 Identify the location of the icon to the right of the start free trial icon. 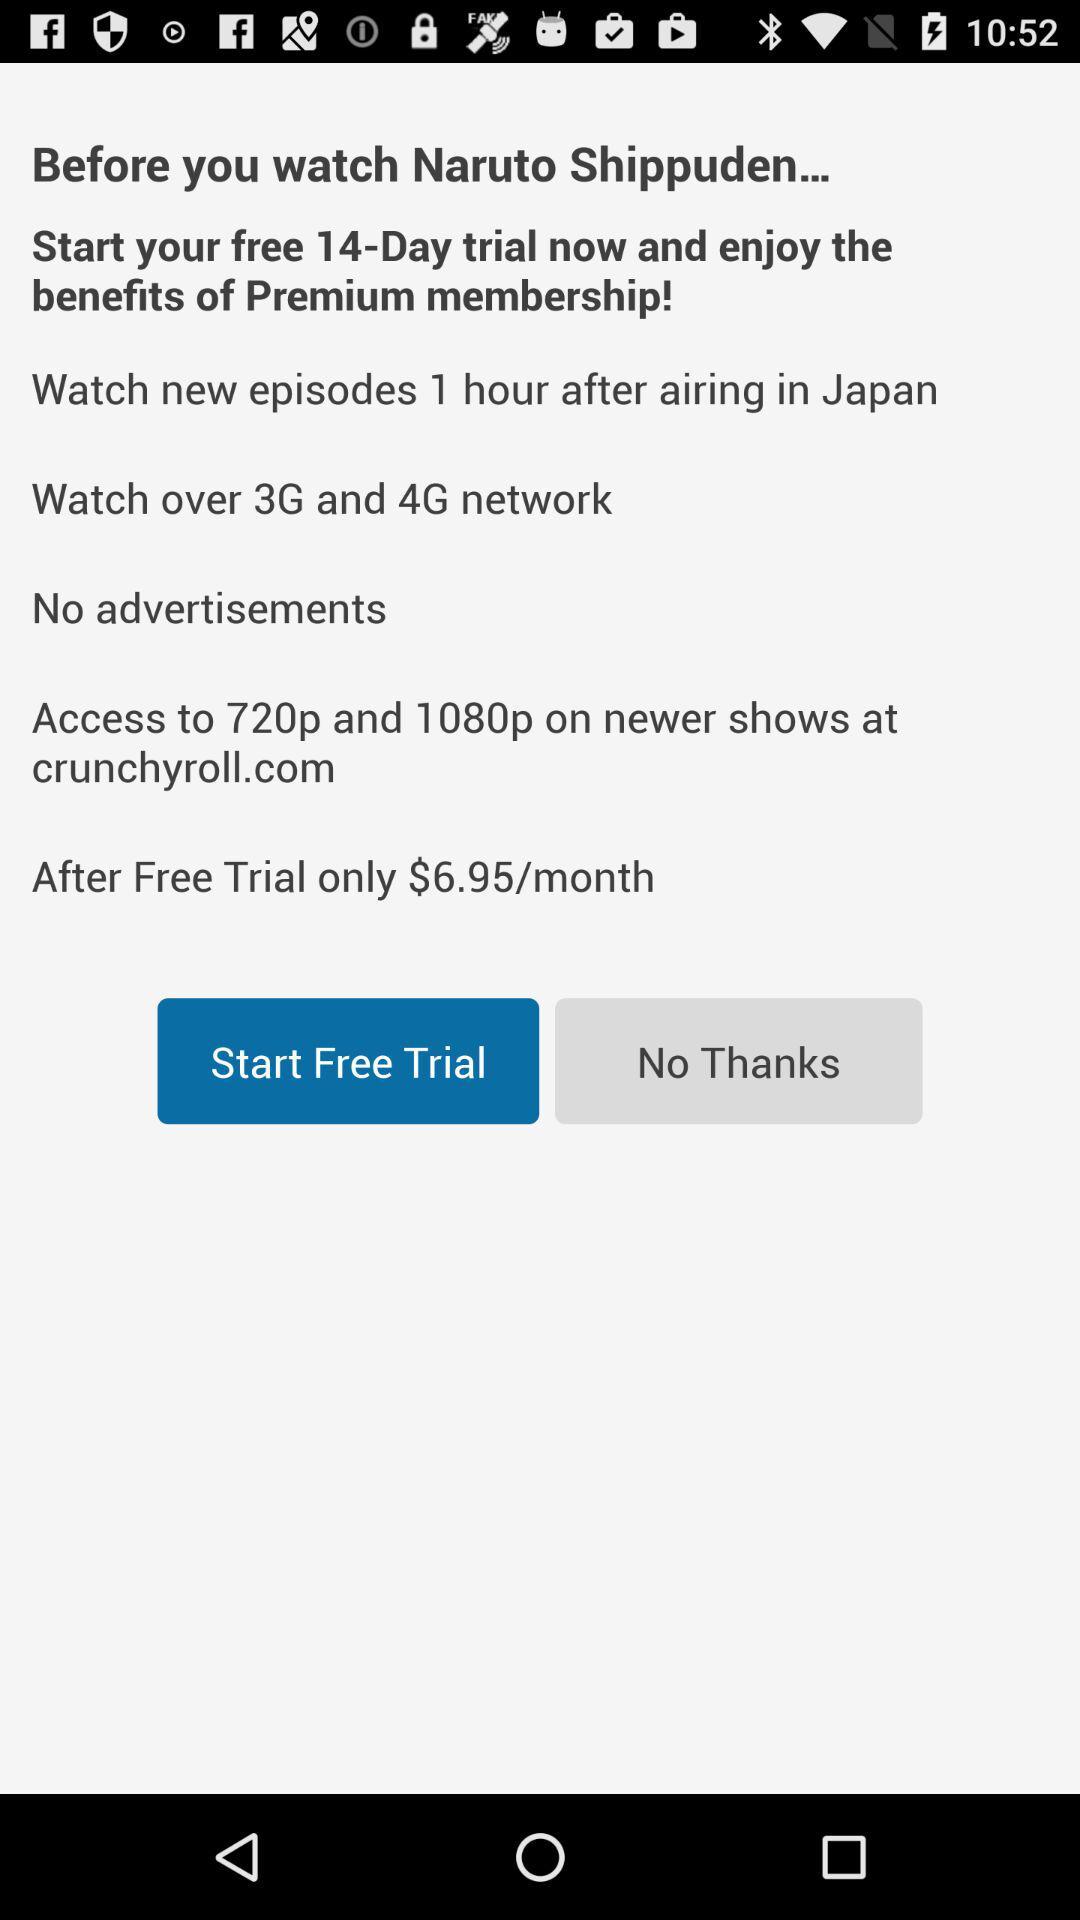
(738, 1060).